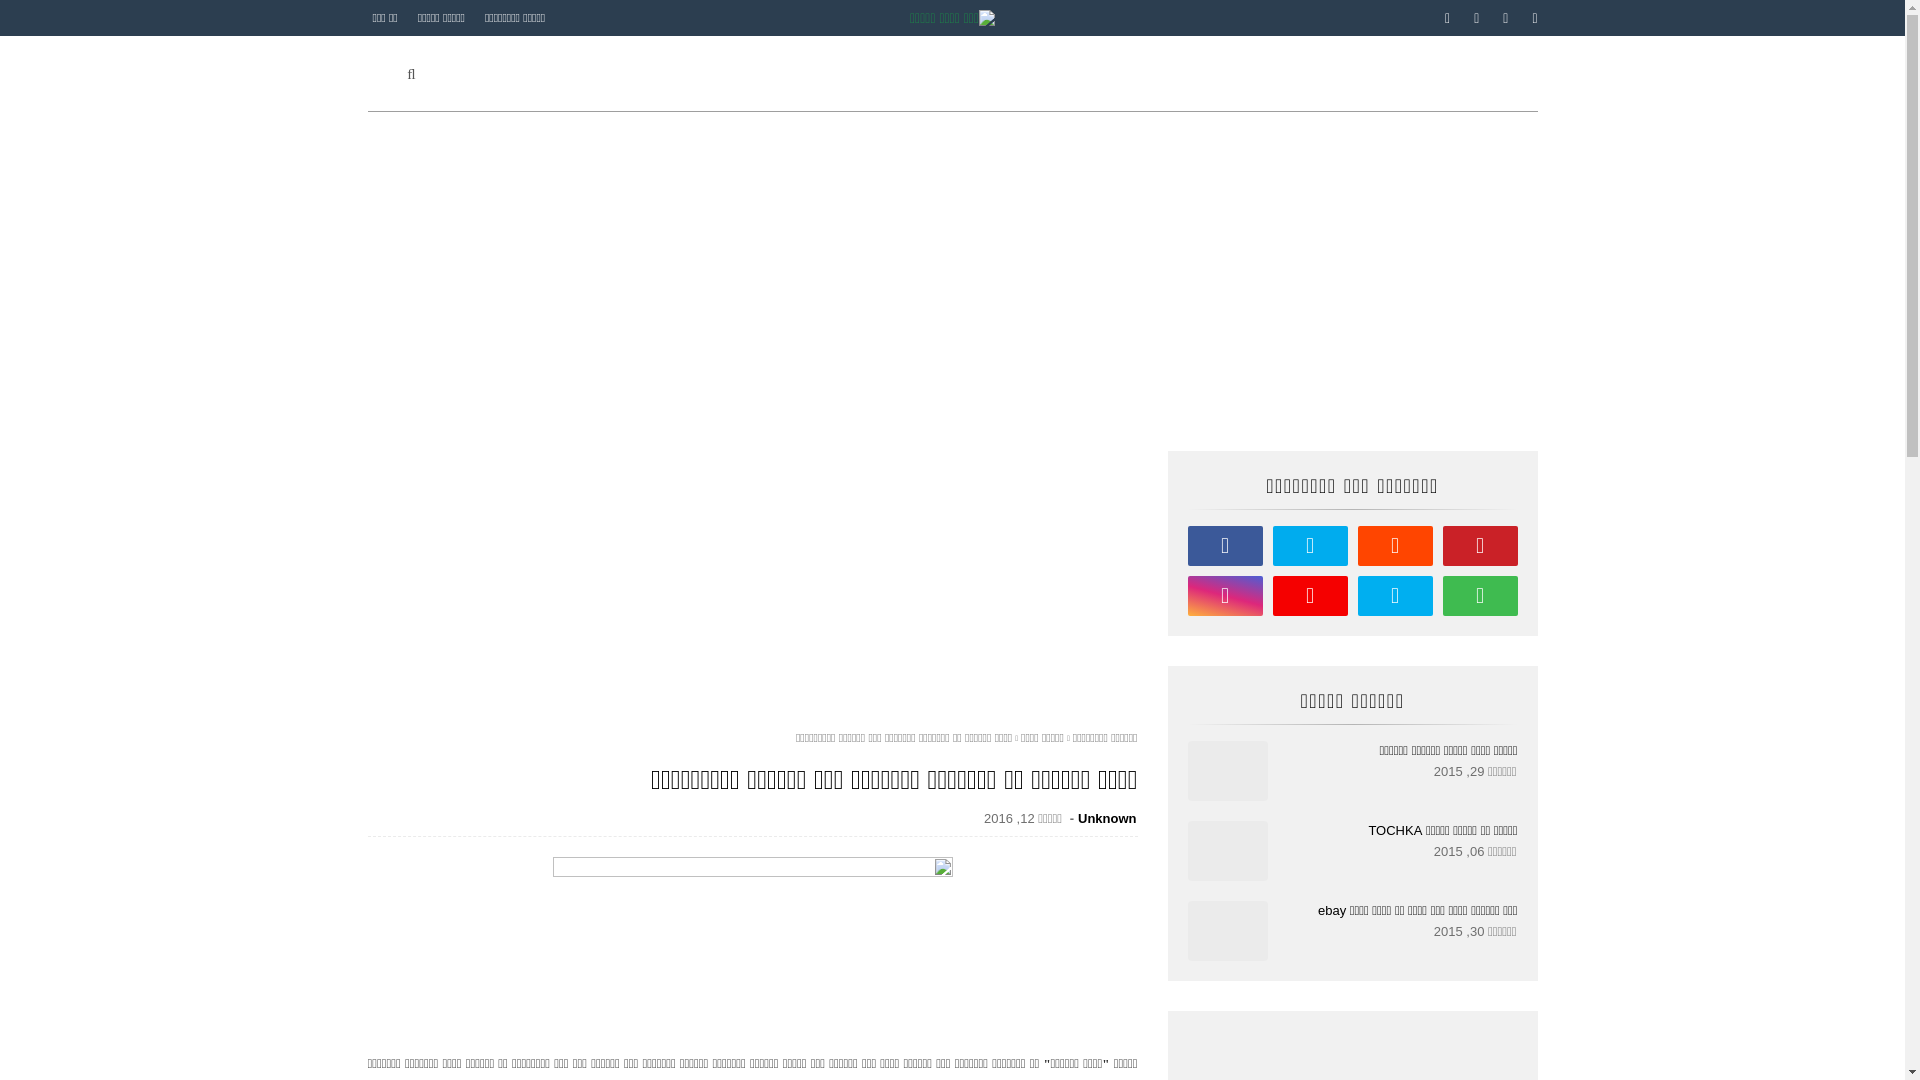 This screenshot has width=1920, height=1080. Describe the element at coordinates (1394, 595) in the screenshot. I see `'skype'` at that location.